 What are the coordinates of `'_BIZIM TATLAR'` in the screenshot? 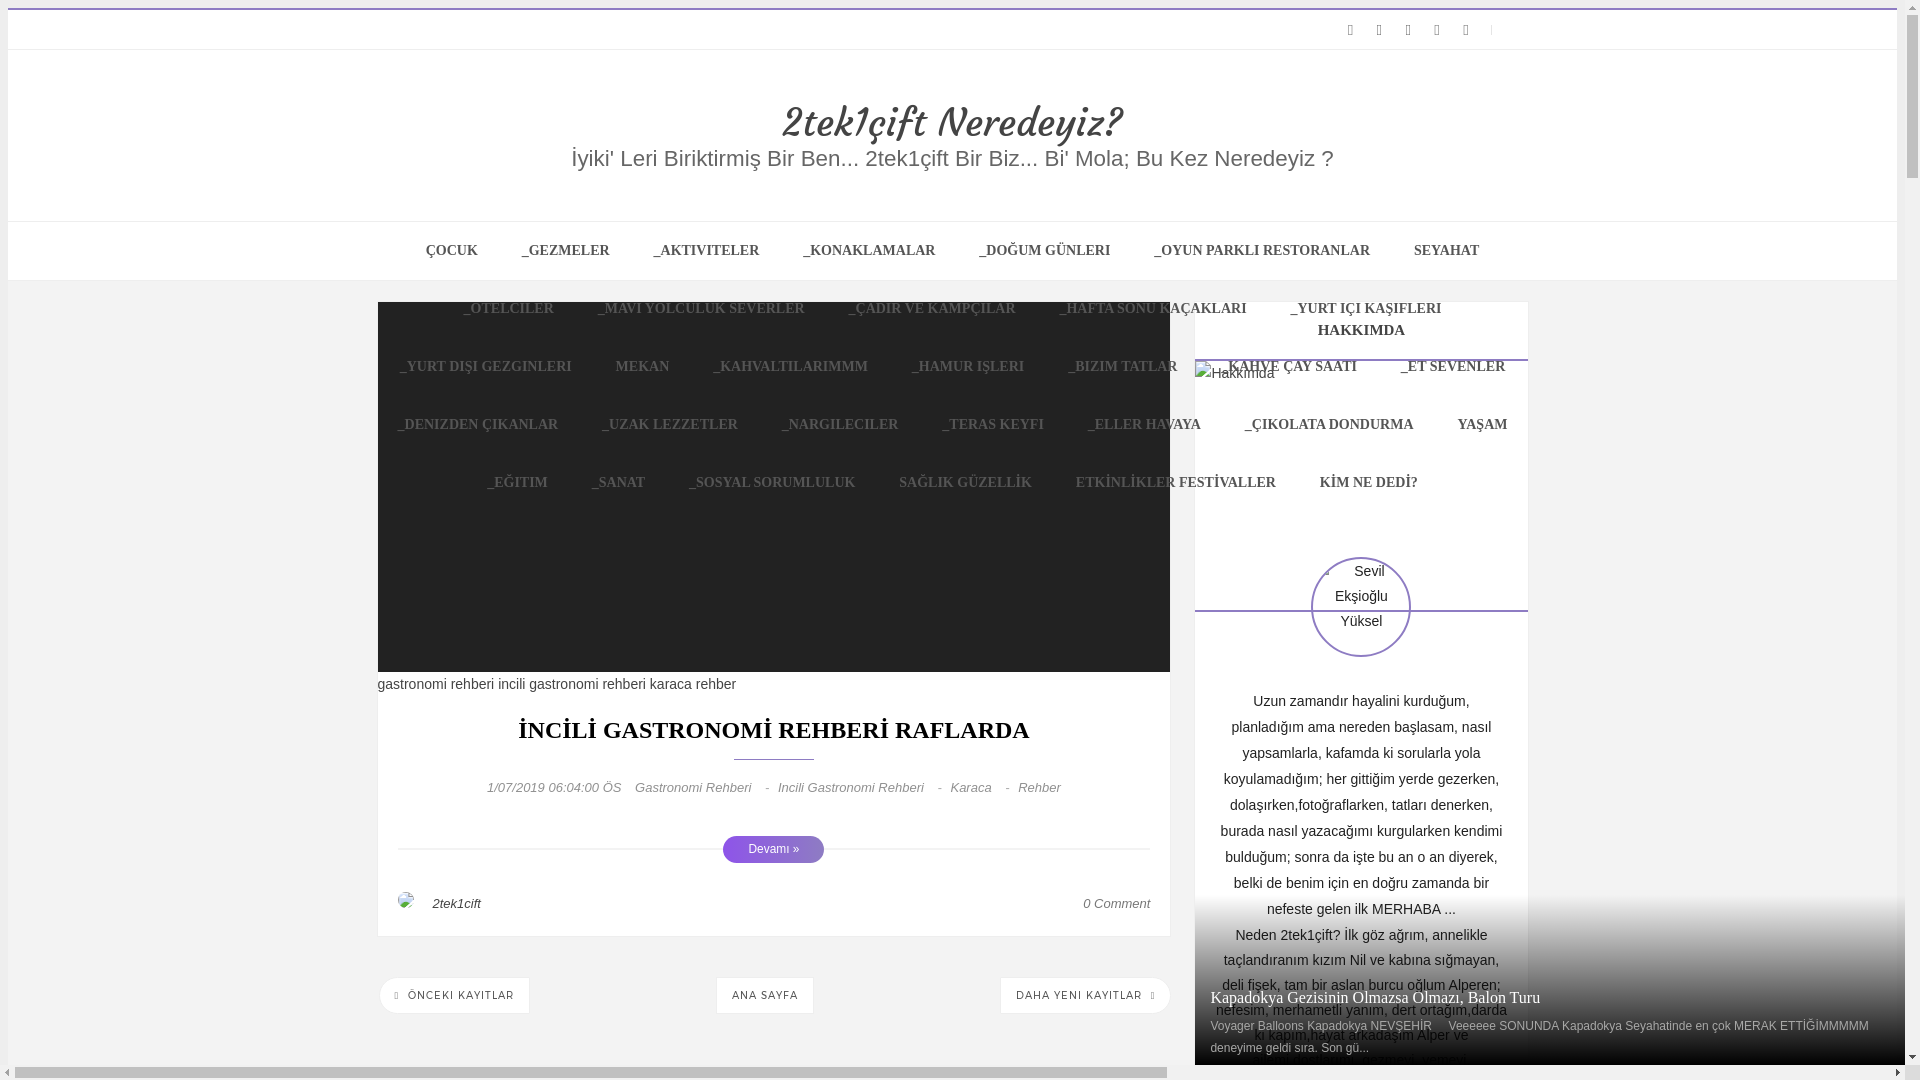 It's located at (1046, 366).